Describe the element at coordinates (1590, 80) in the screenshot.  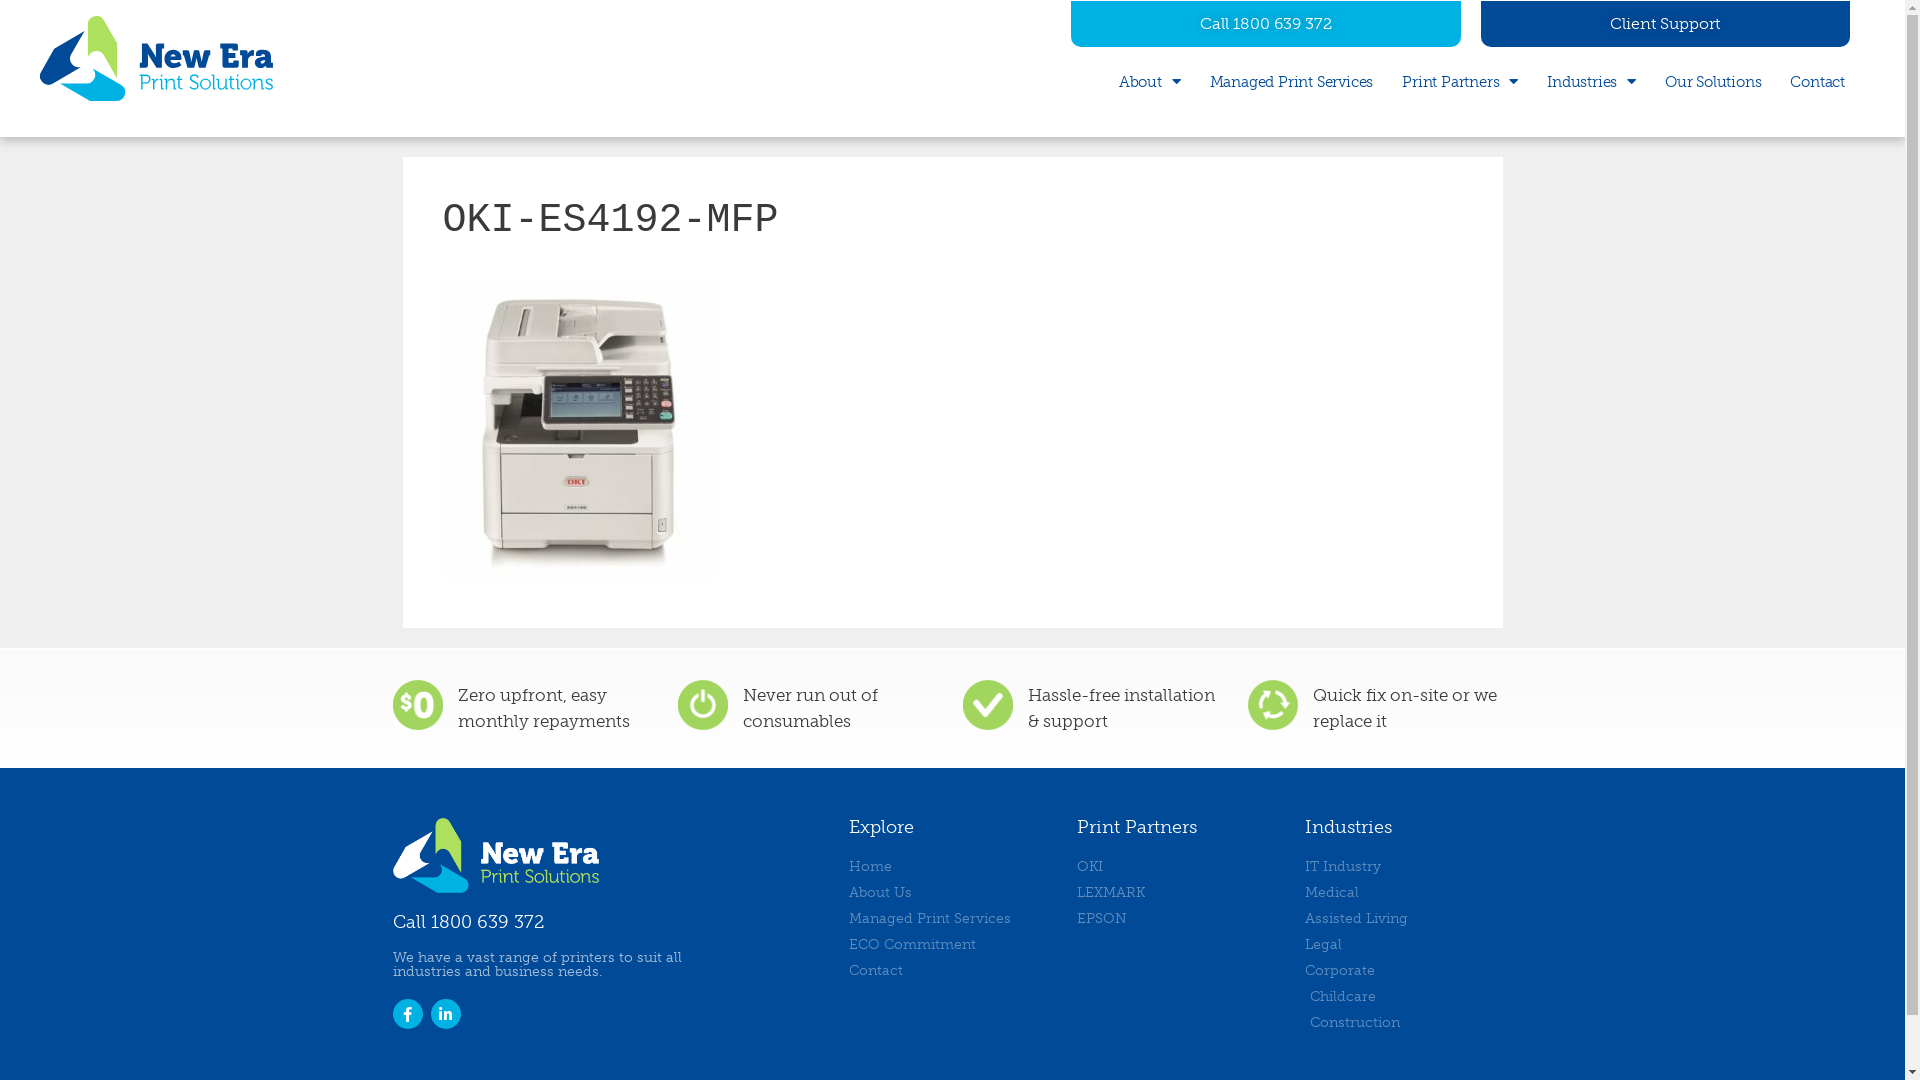
I see `'Industries'` at that location.